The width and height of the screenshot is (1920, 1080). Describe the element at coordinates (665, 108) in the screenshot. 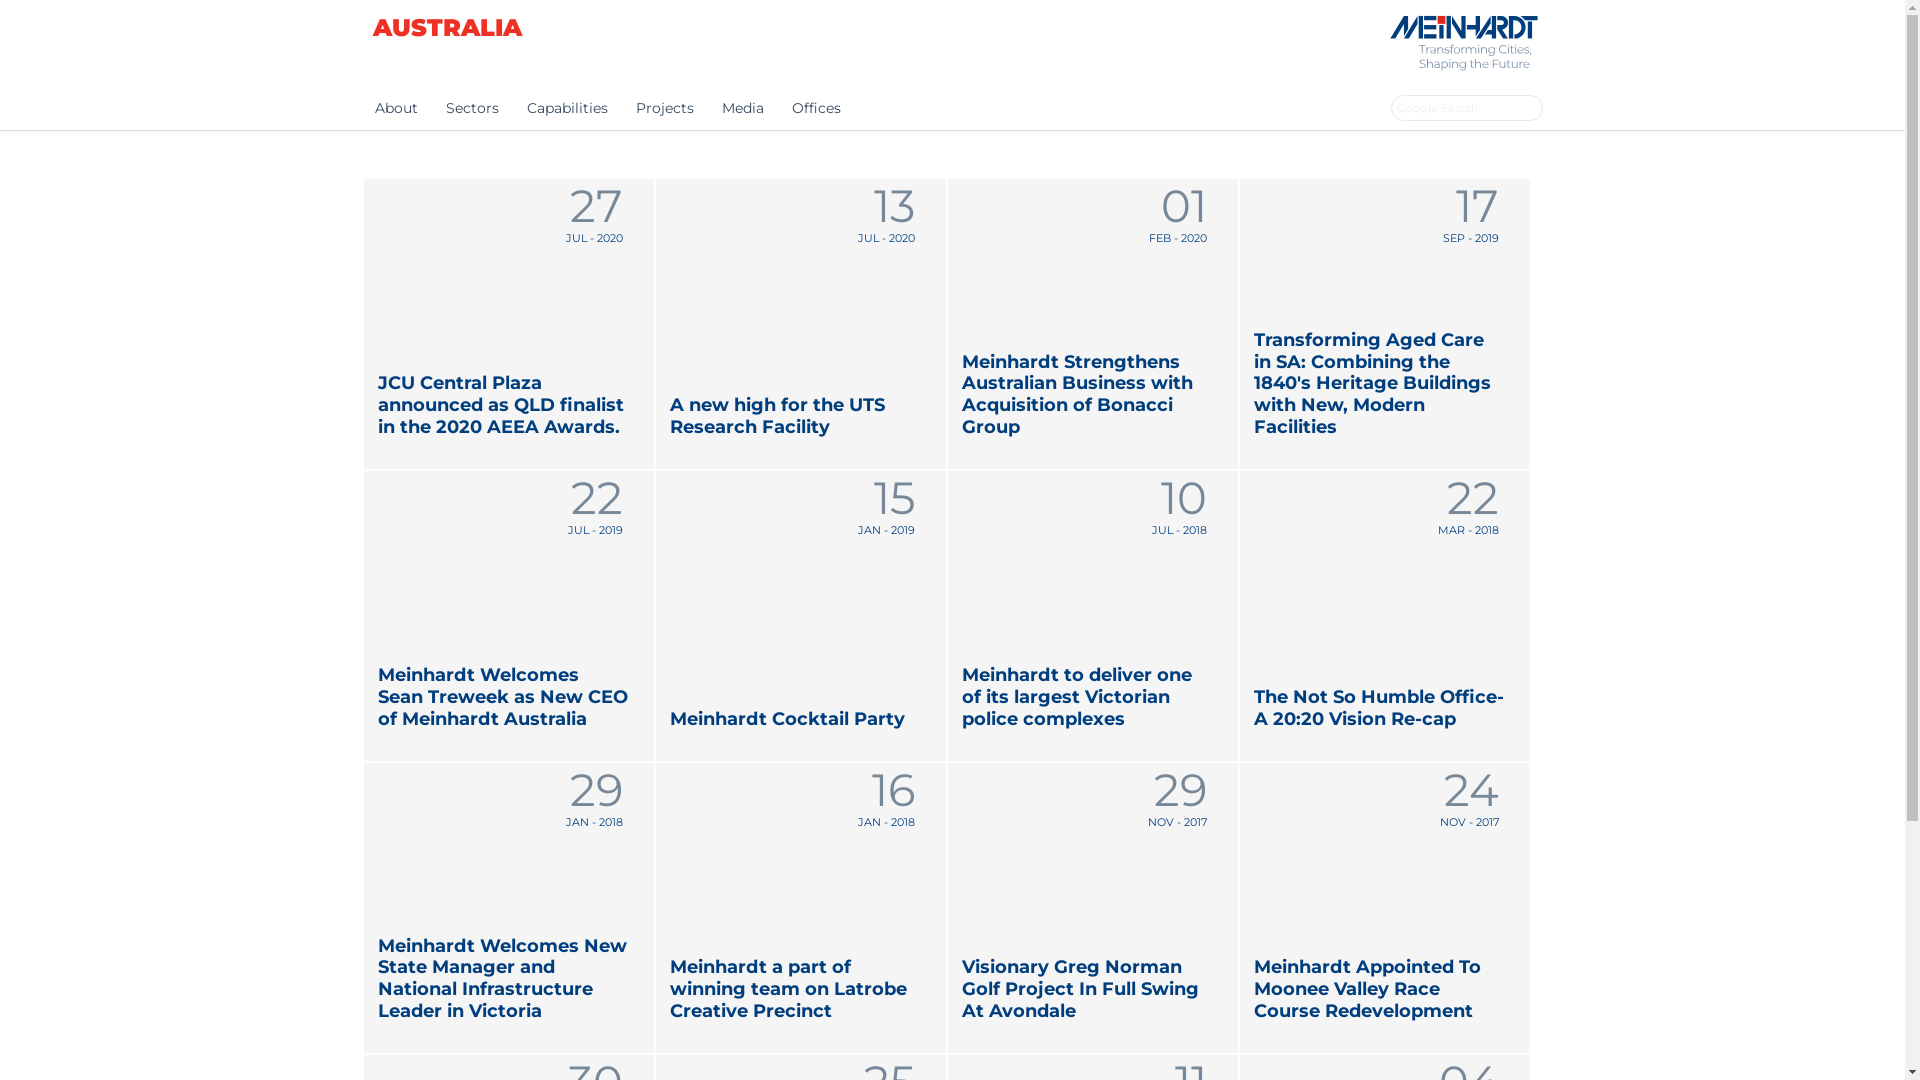

I see `'Projects'` at that location.